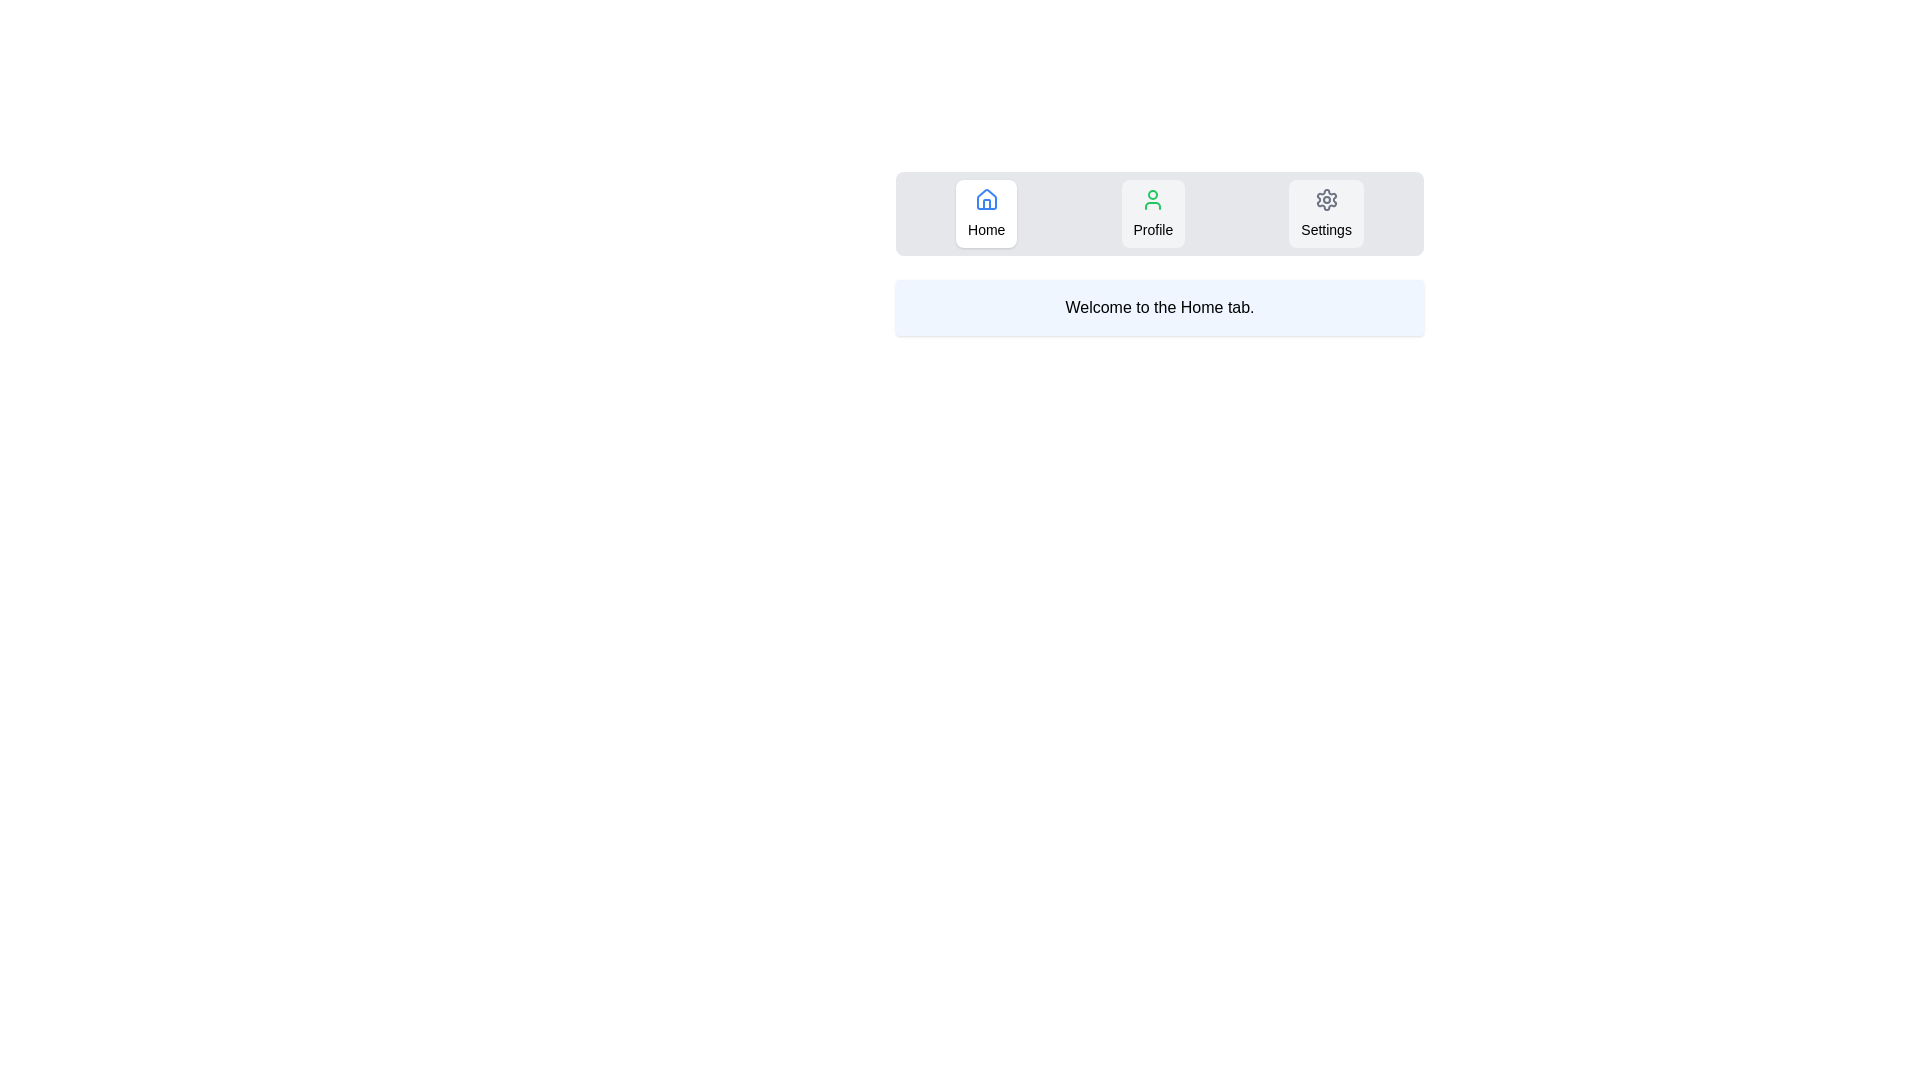  I want to click on the Profile tab to view its hover effect, so click(1152, 213).